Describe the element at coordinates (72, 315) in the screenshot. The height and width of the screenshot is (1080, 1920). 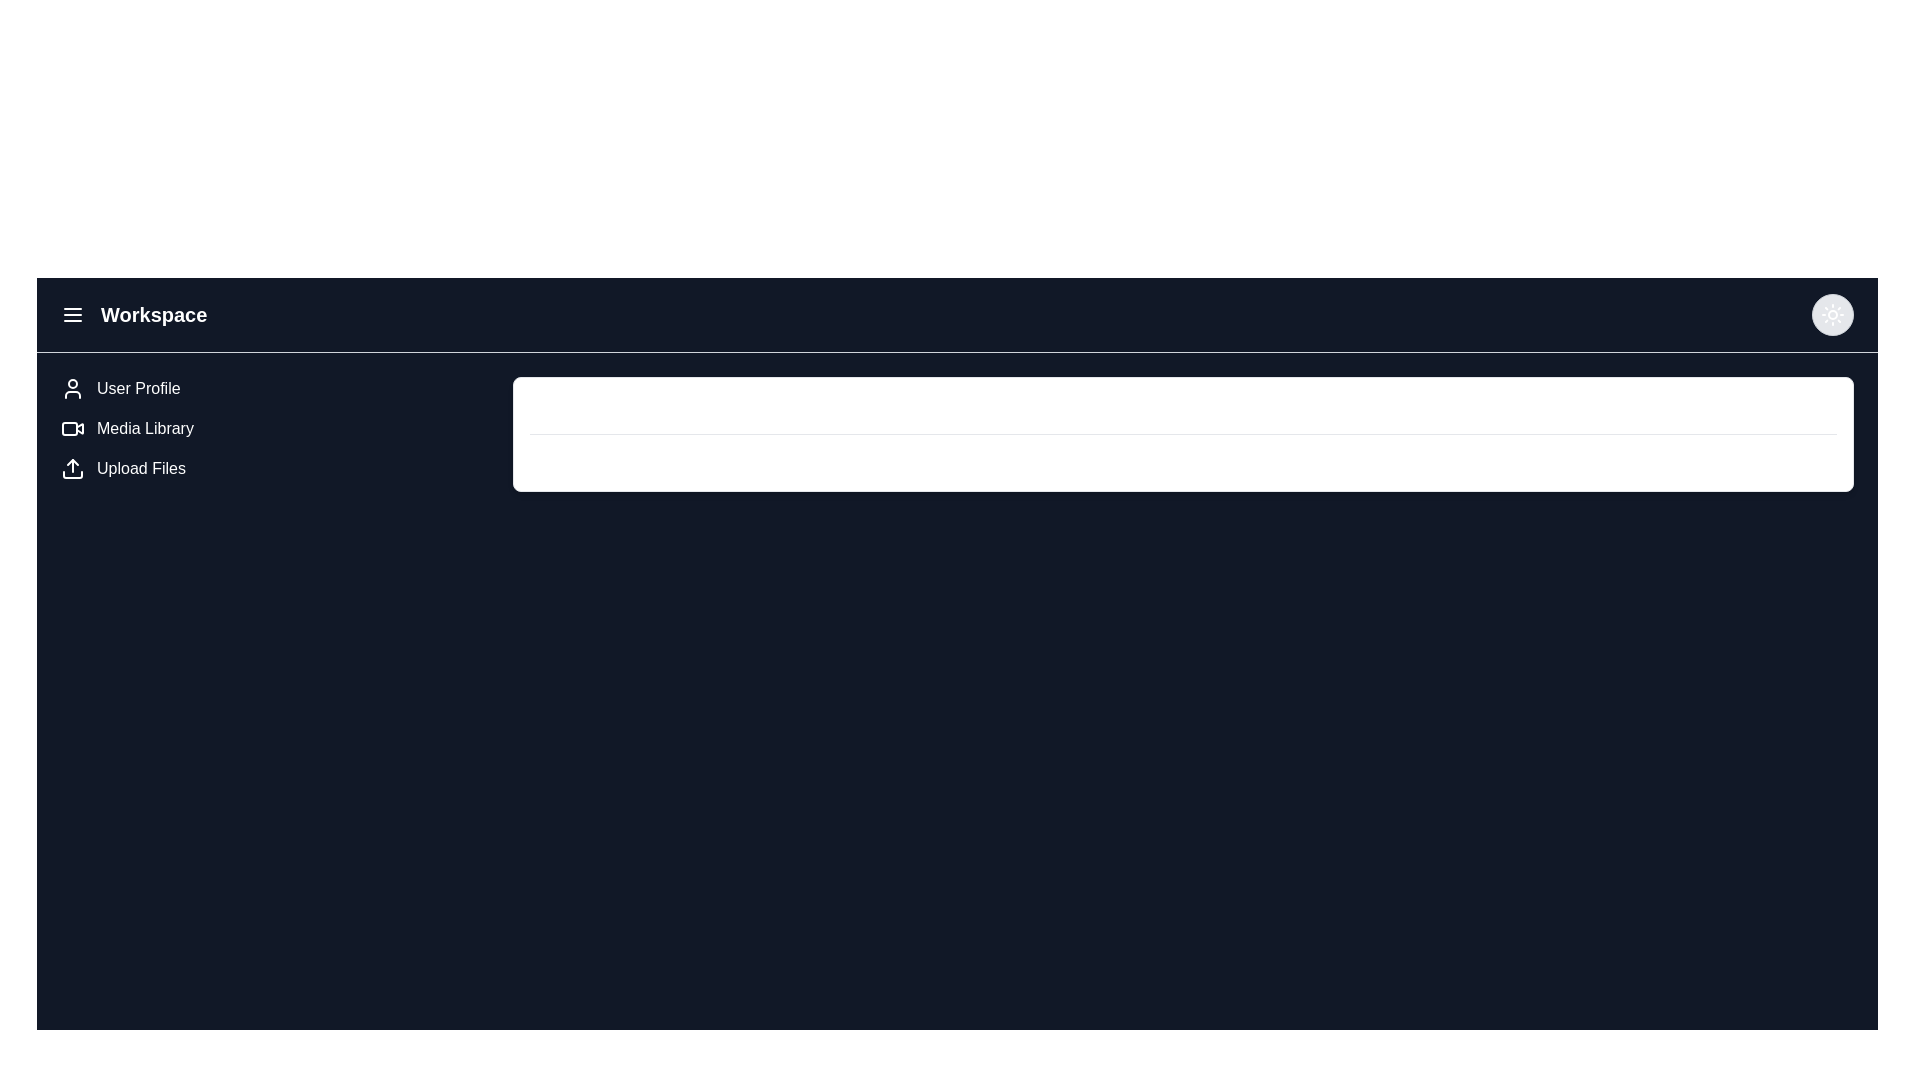
I see `the three-line menu icon (hamburger menu) located at the top-left corner of the page, adjacent to the 'Workspace' text` at that location.